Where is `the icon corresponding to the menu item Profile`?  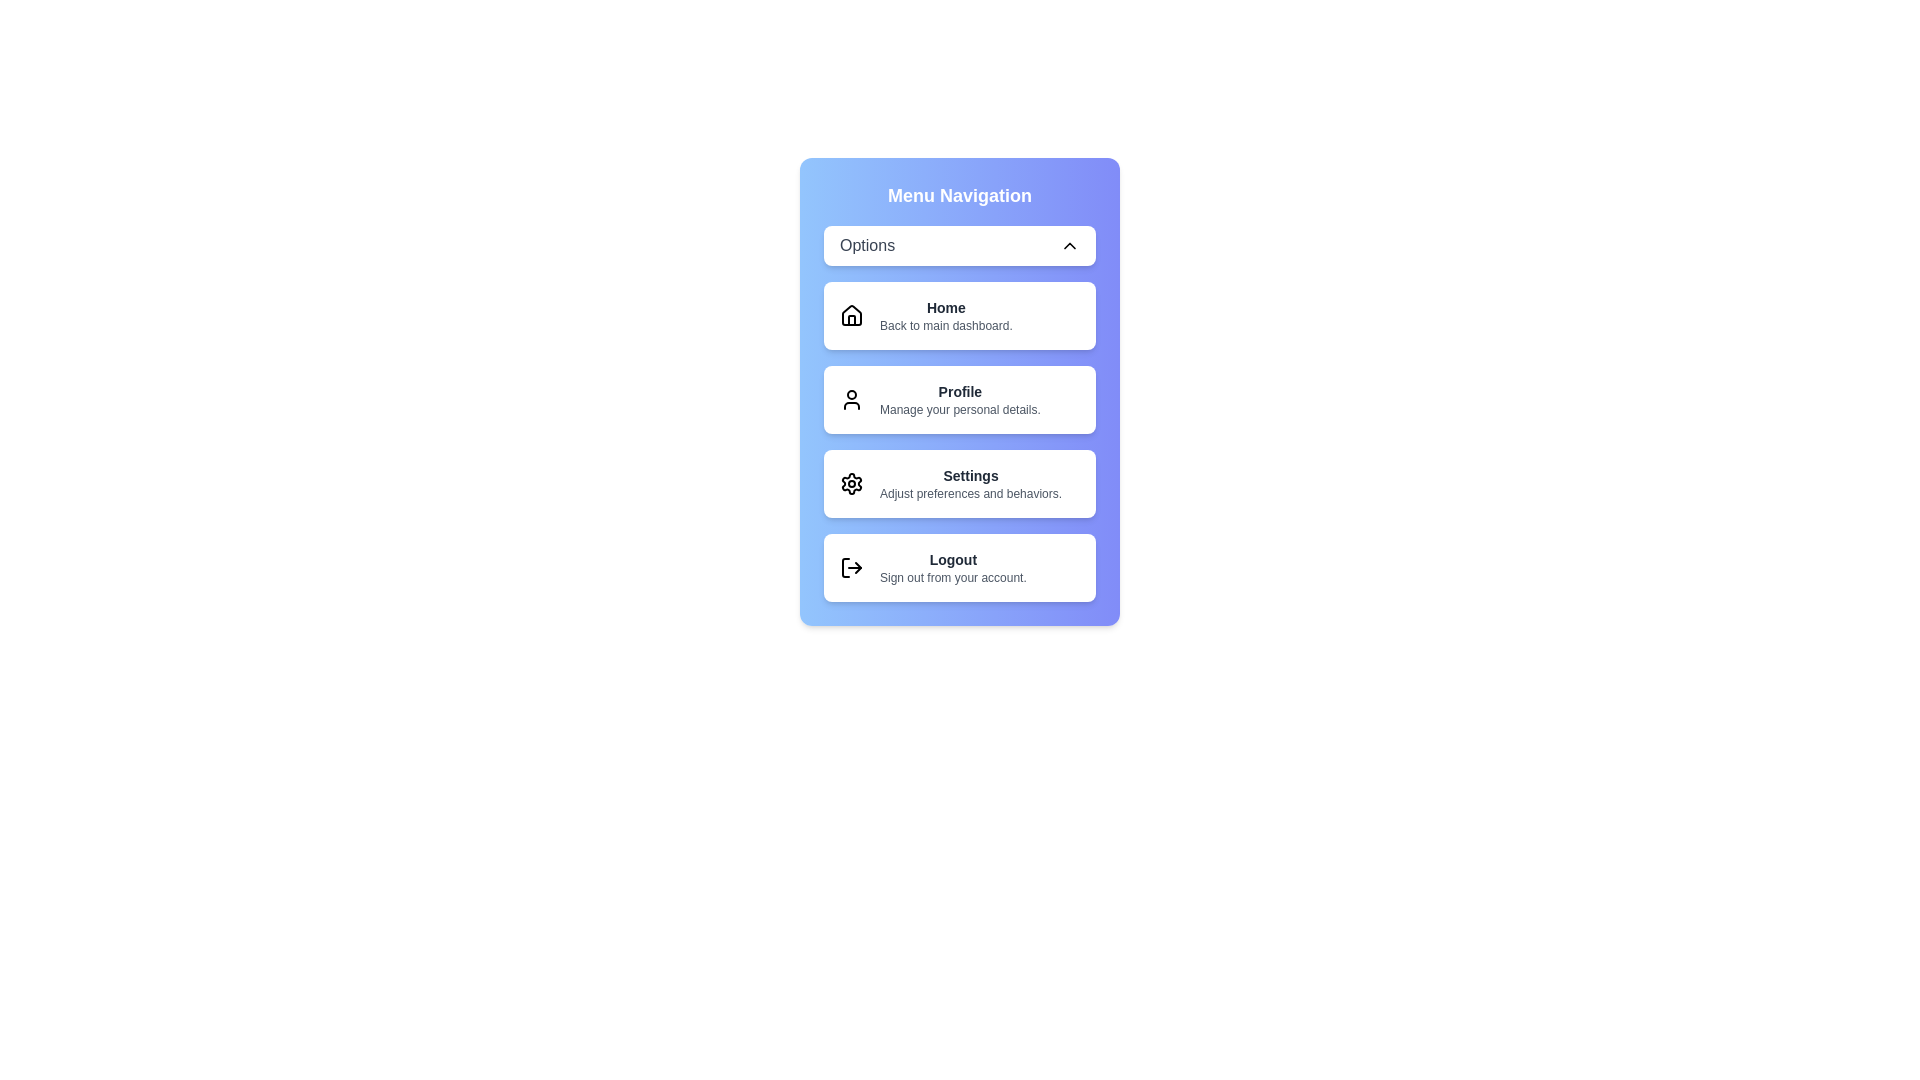 the icon corresponding to the menu item Profile is located at coordinates (851, 400).